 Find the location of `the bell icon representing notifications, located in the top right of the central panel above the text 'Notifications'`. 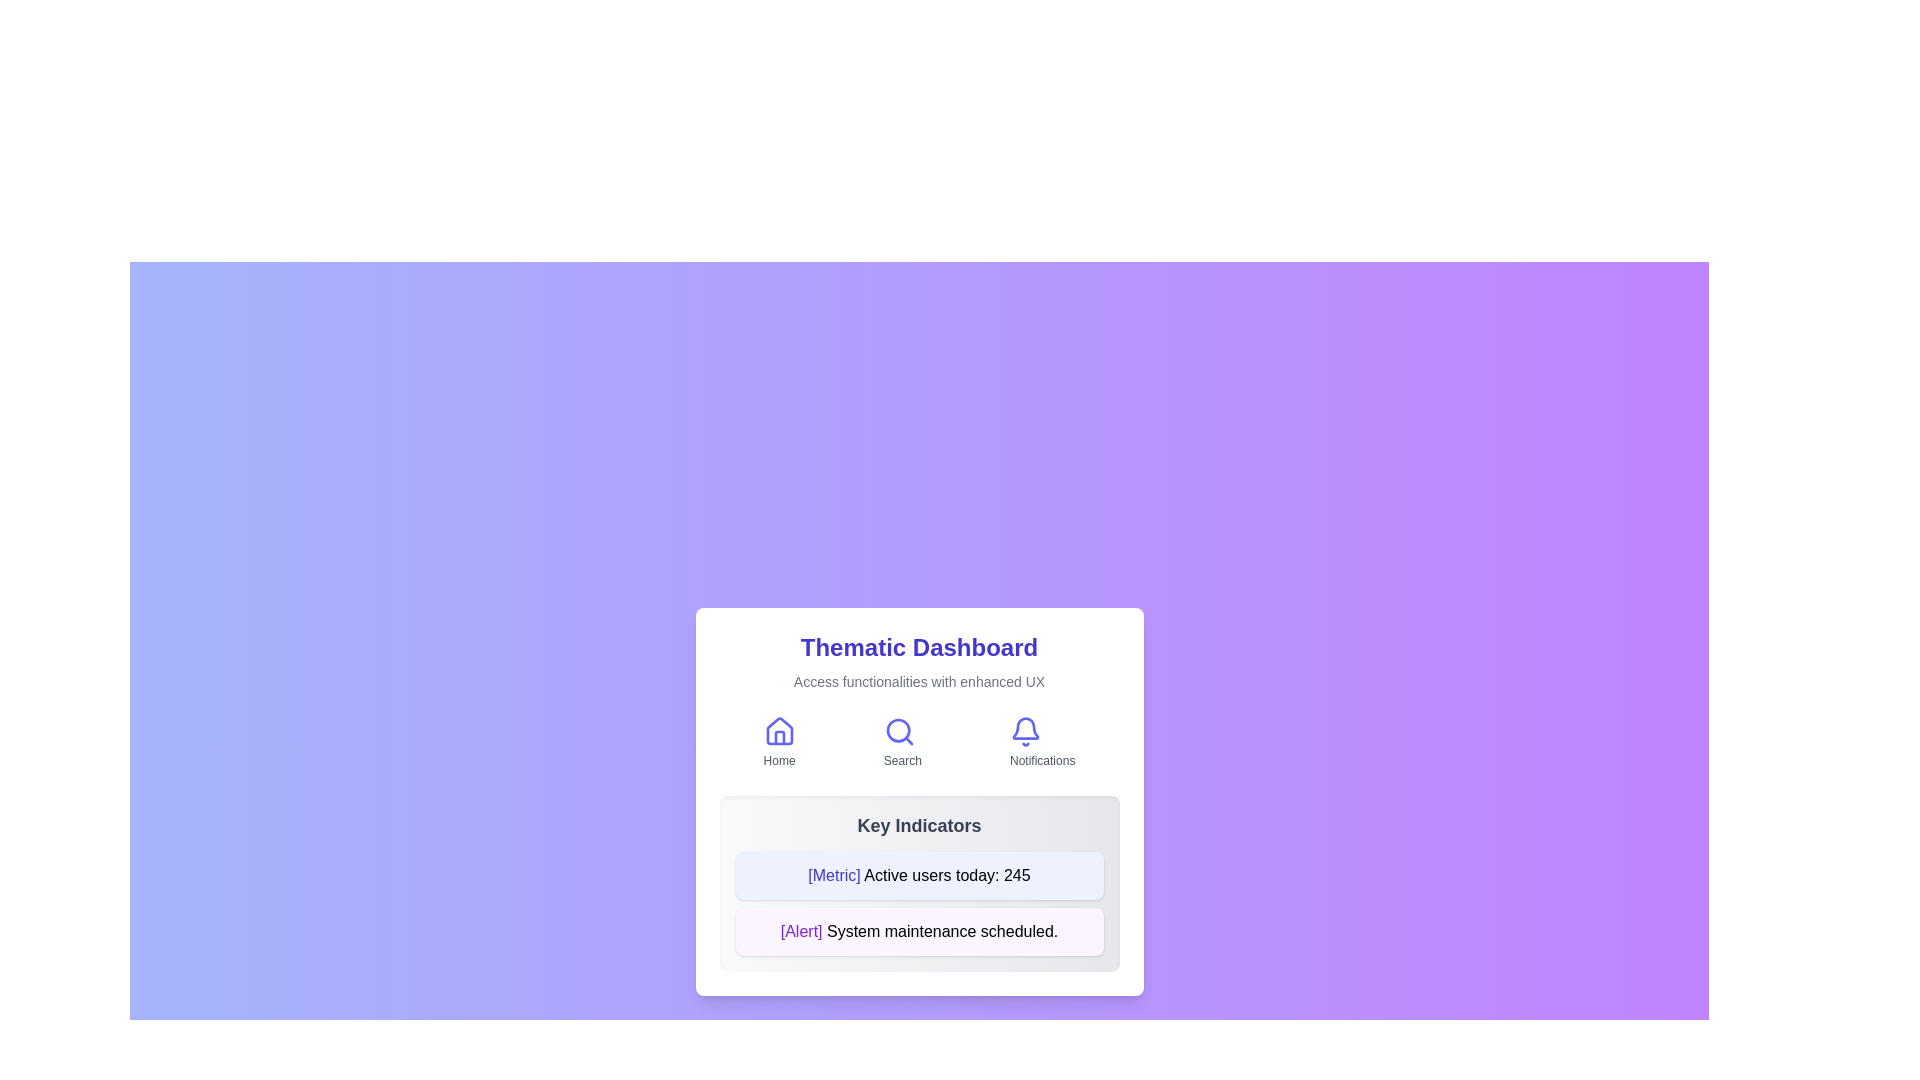

the bell icon representing notifications, located in the top right of the central panel above the text 'Notifications' is located at coordinates (1026, 732).